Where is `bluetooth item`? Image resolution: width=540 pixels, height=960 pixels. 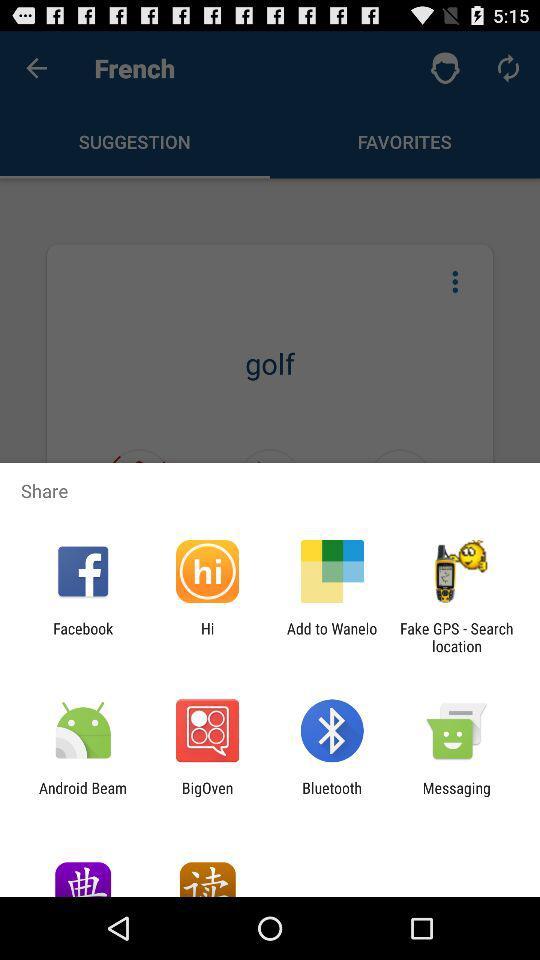 bluetooth item is located at coordinates (332, 796).